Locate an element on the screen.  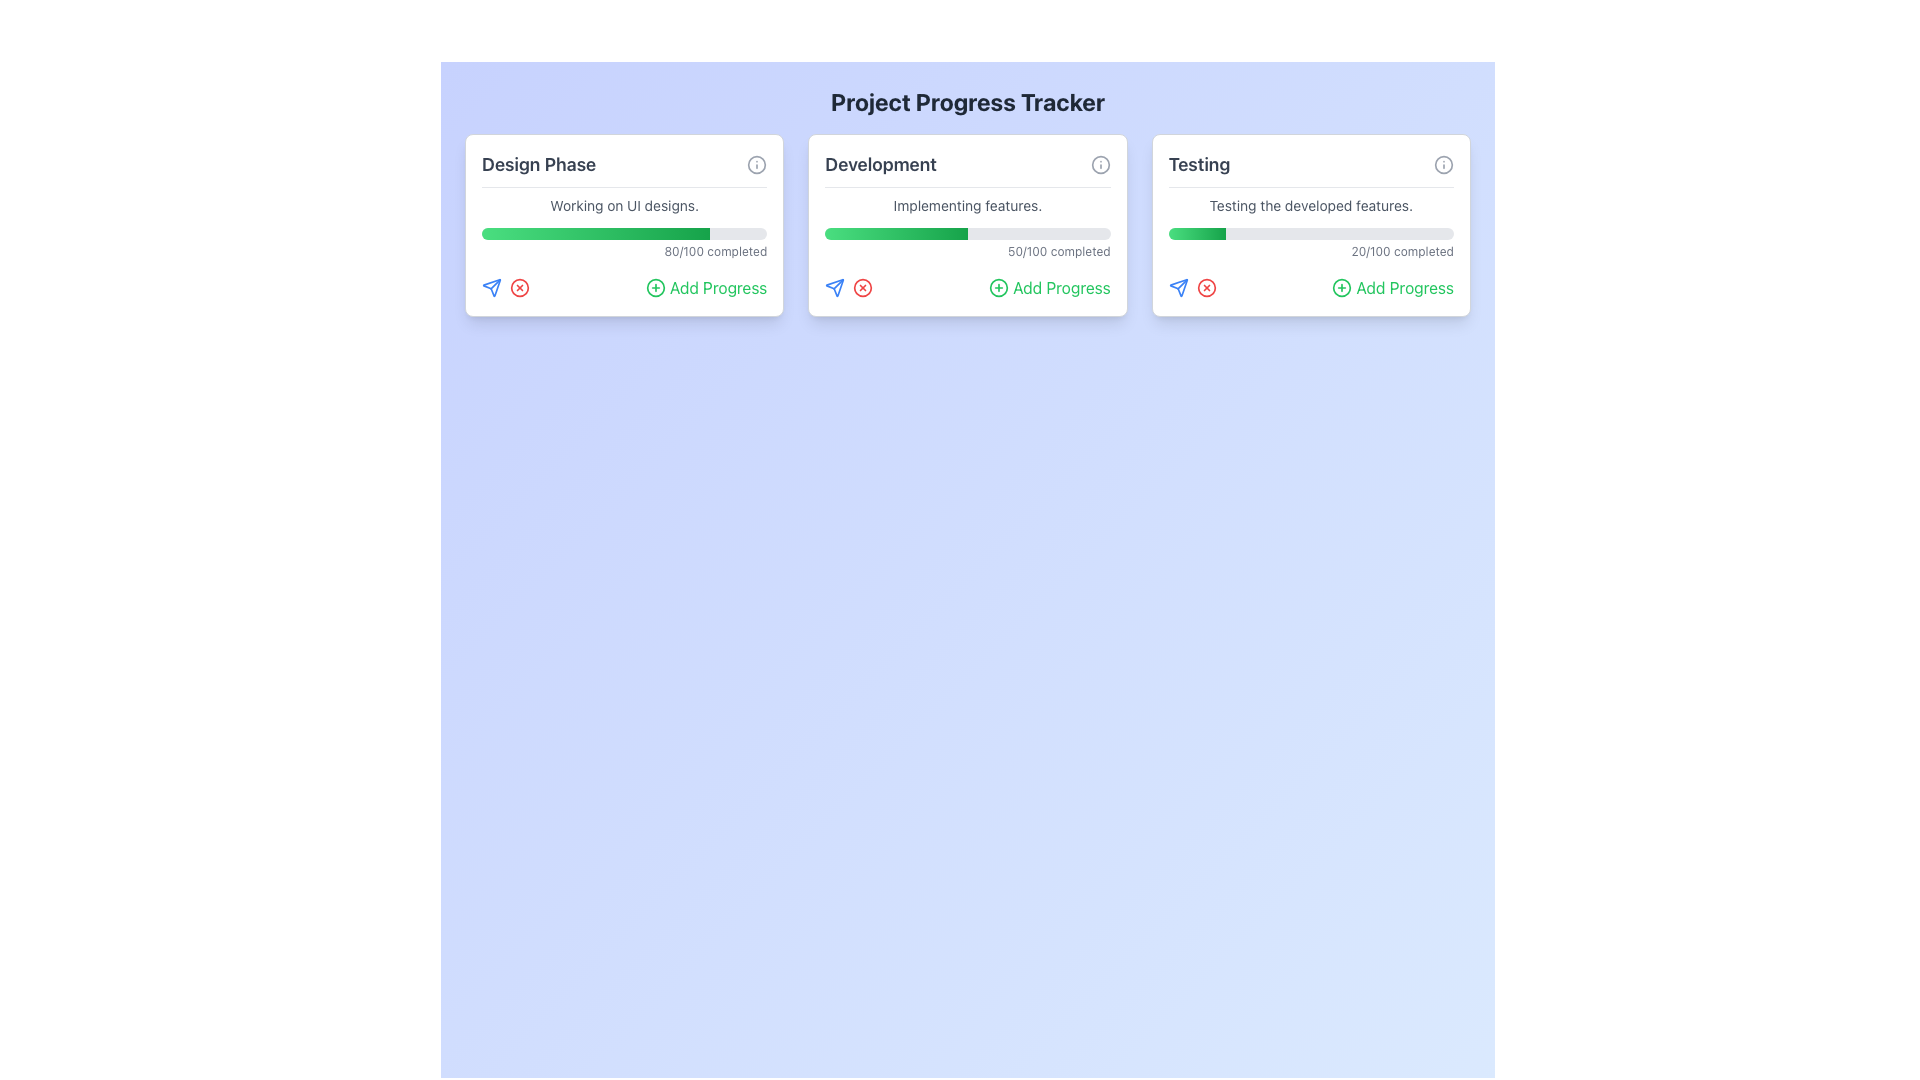
the progress bar located in the 'Development' card, which is positioned below the text 'Implementing features.' and above the percentage completion text '50/100 completed.' is located at coordinates (968, 233).